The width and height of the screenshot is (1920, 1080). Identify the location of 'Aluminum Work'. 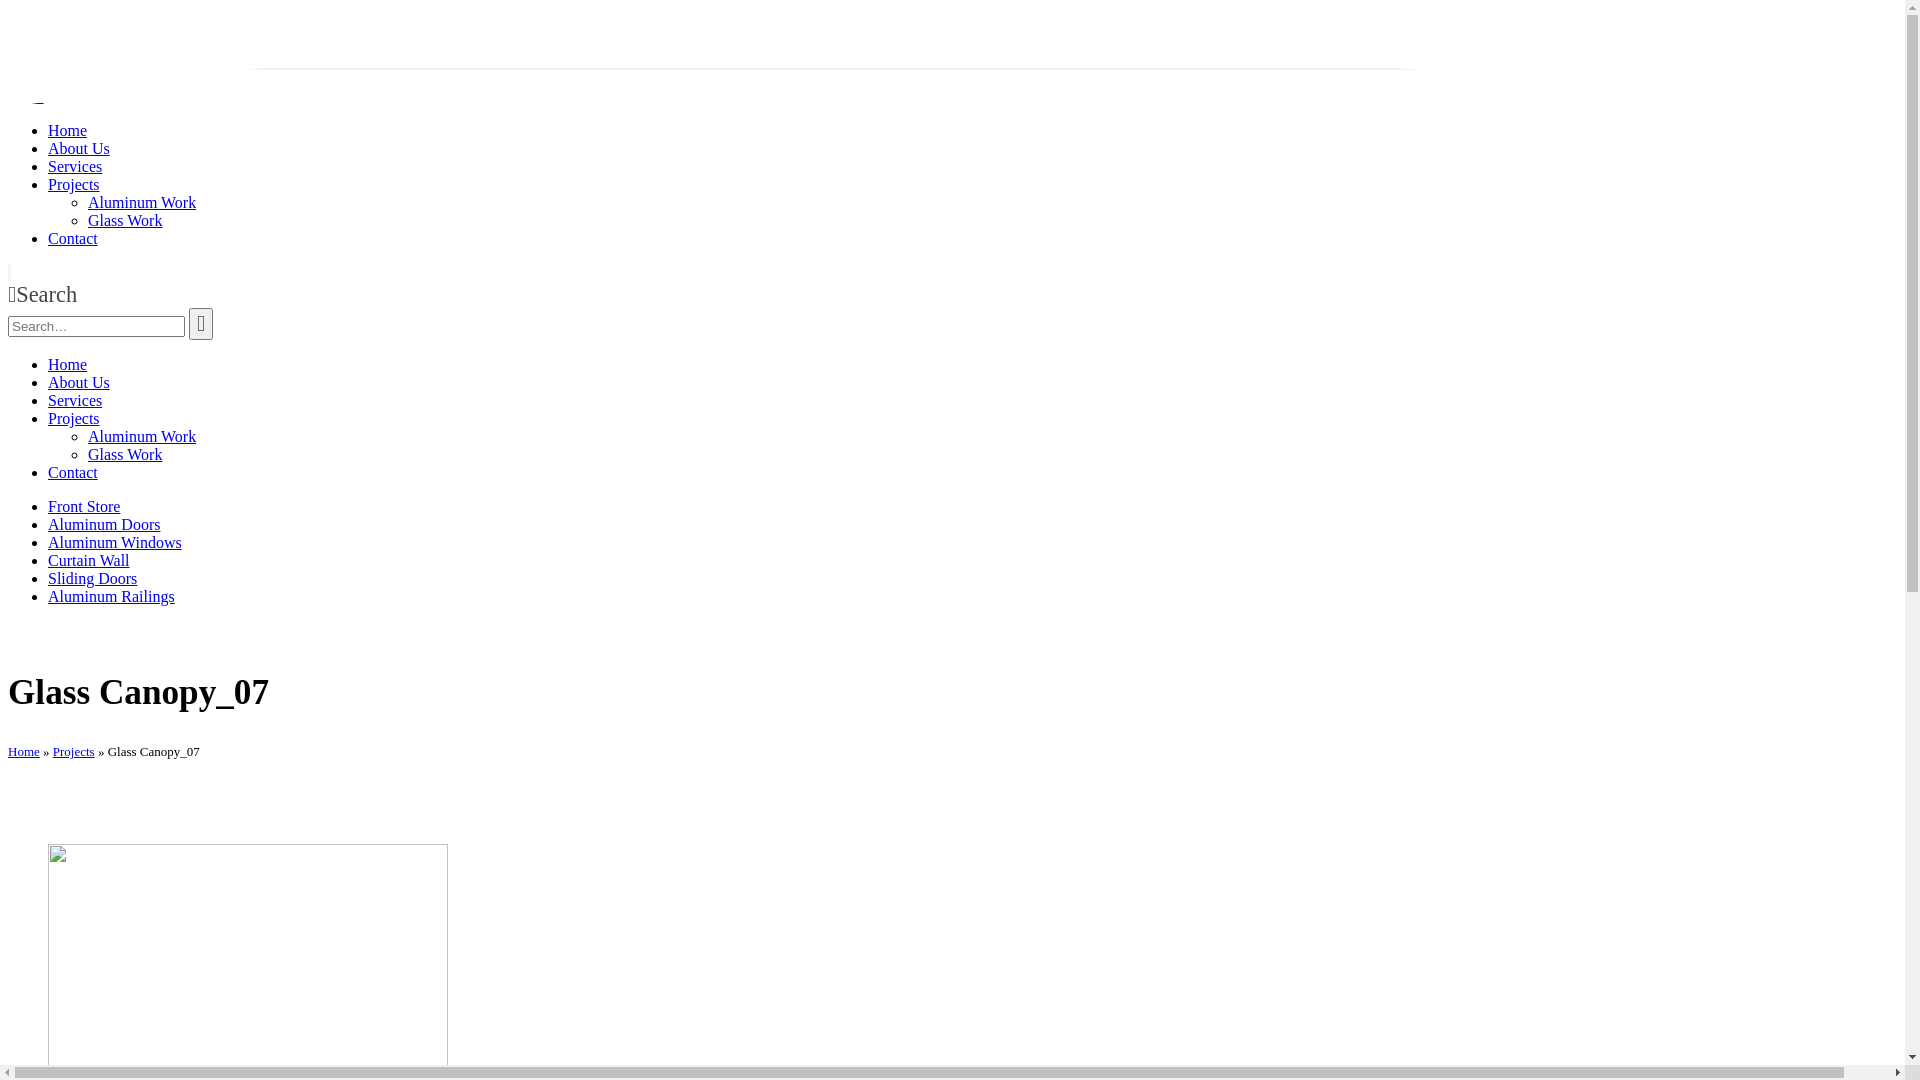
(141, 435).